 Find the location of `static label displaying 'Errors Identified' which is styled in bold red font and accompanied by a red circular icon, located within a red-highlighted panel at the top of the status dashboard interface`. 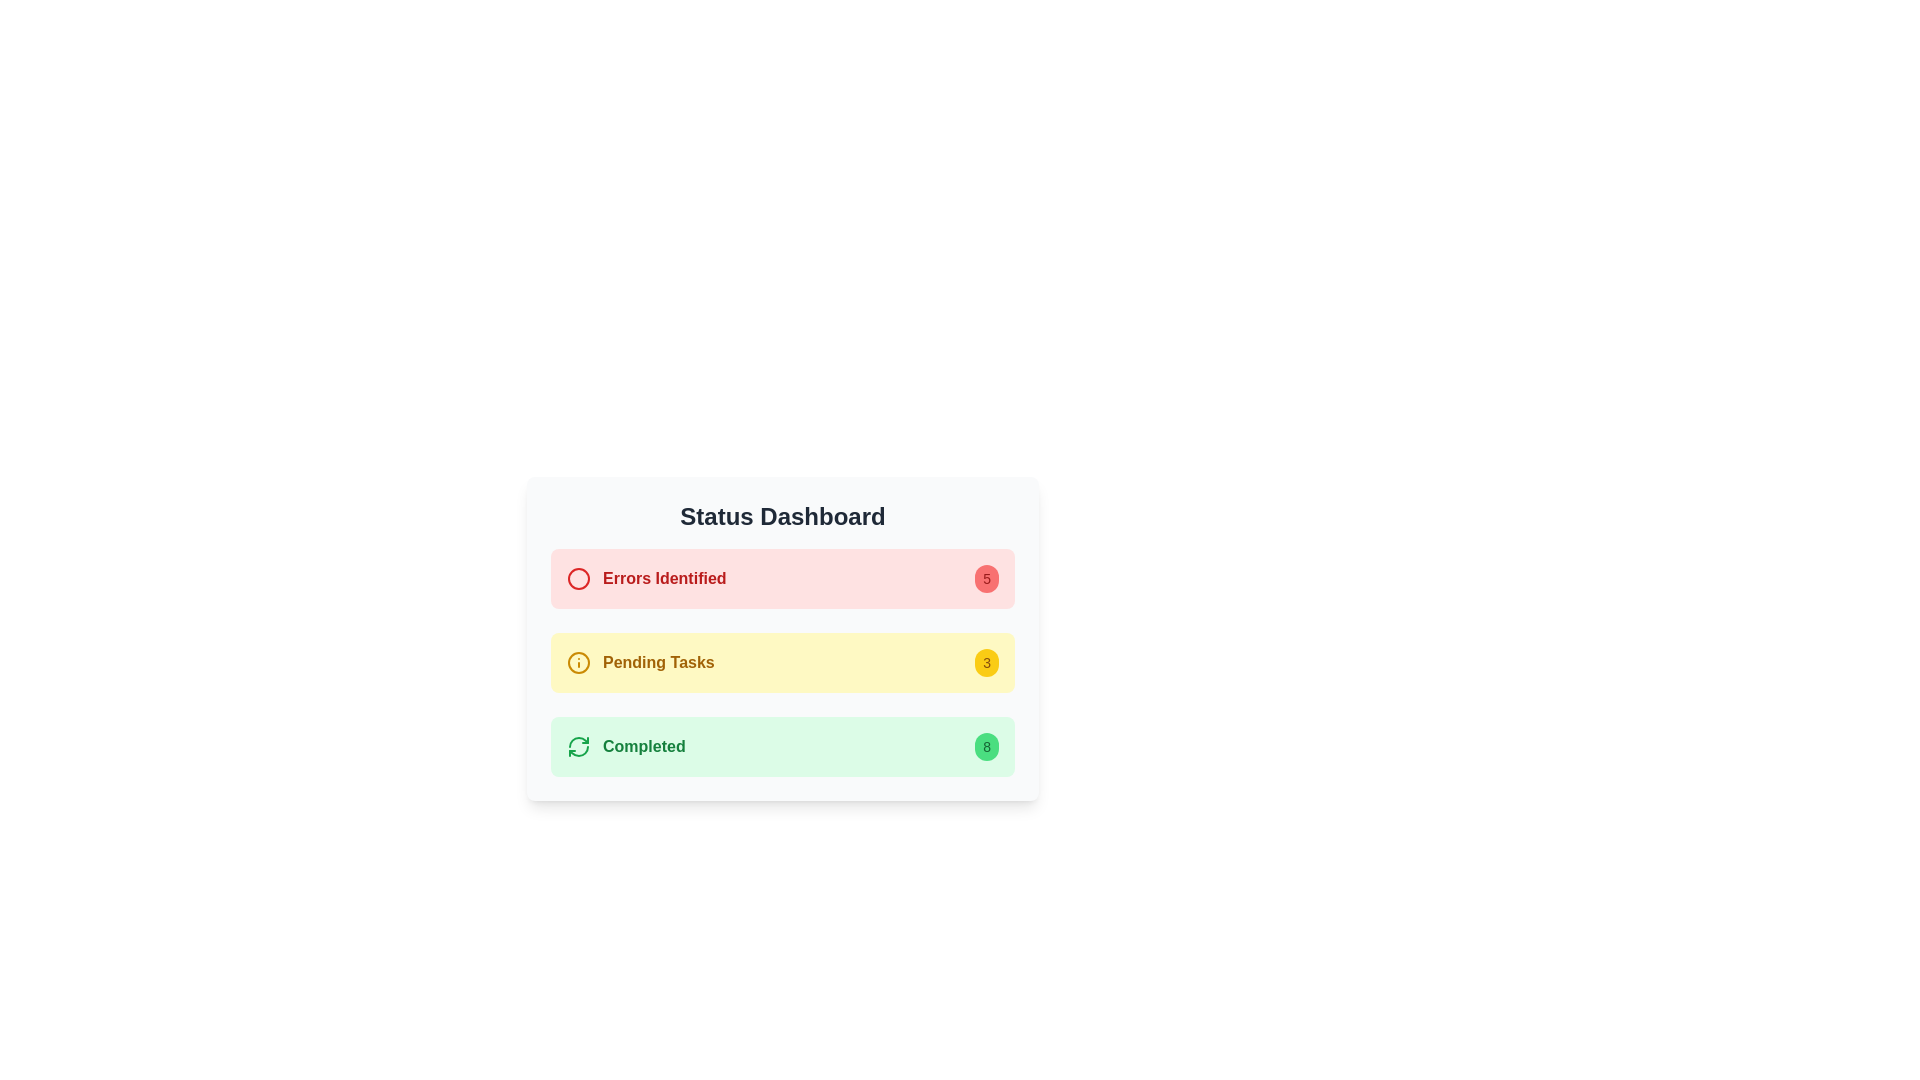

static label displaying 'Errors Identified' which is styled in bold red font and accompanied by a red circular icon, located within a red-highlighted panel at the top of the status dashboard interface is located at coordinates (646, 578).